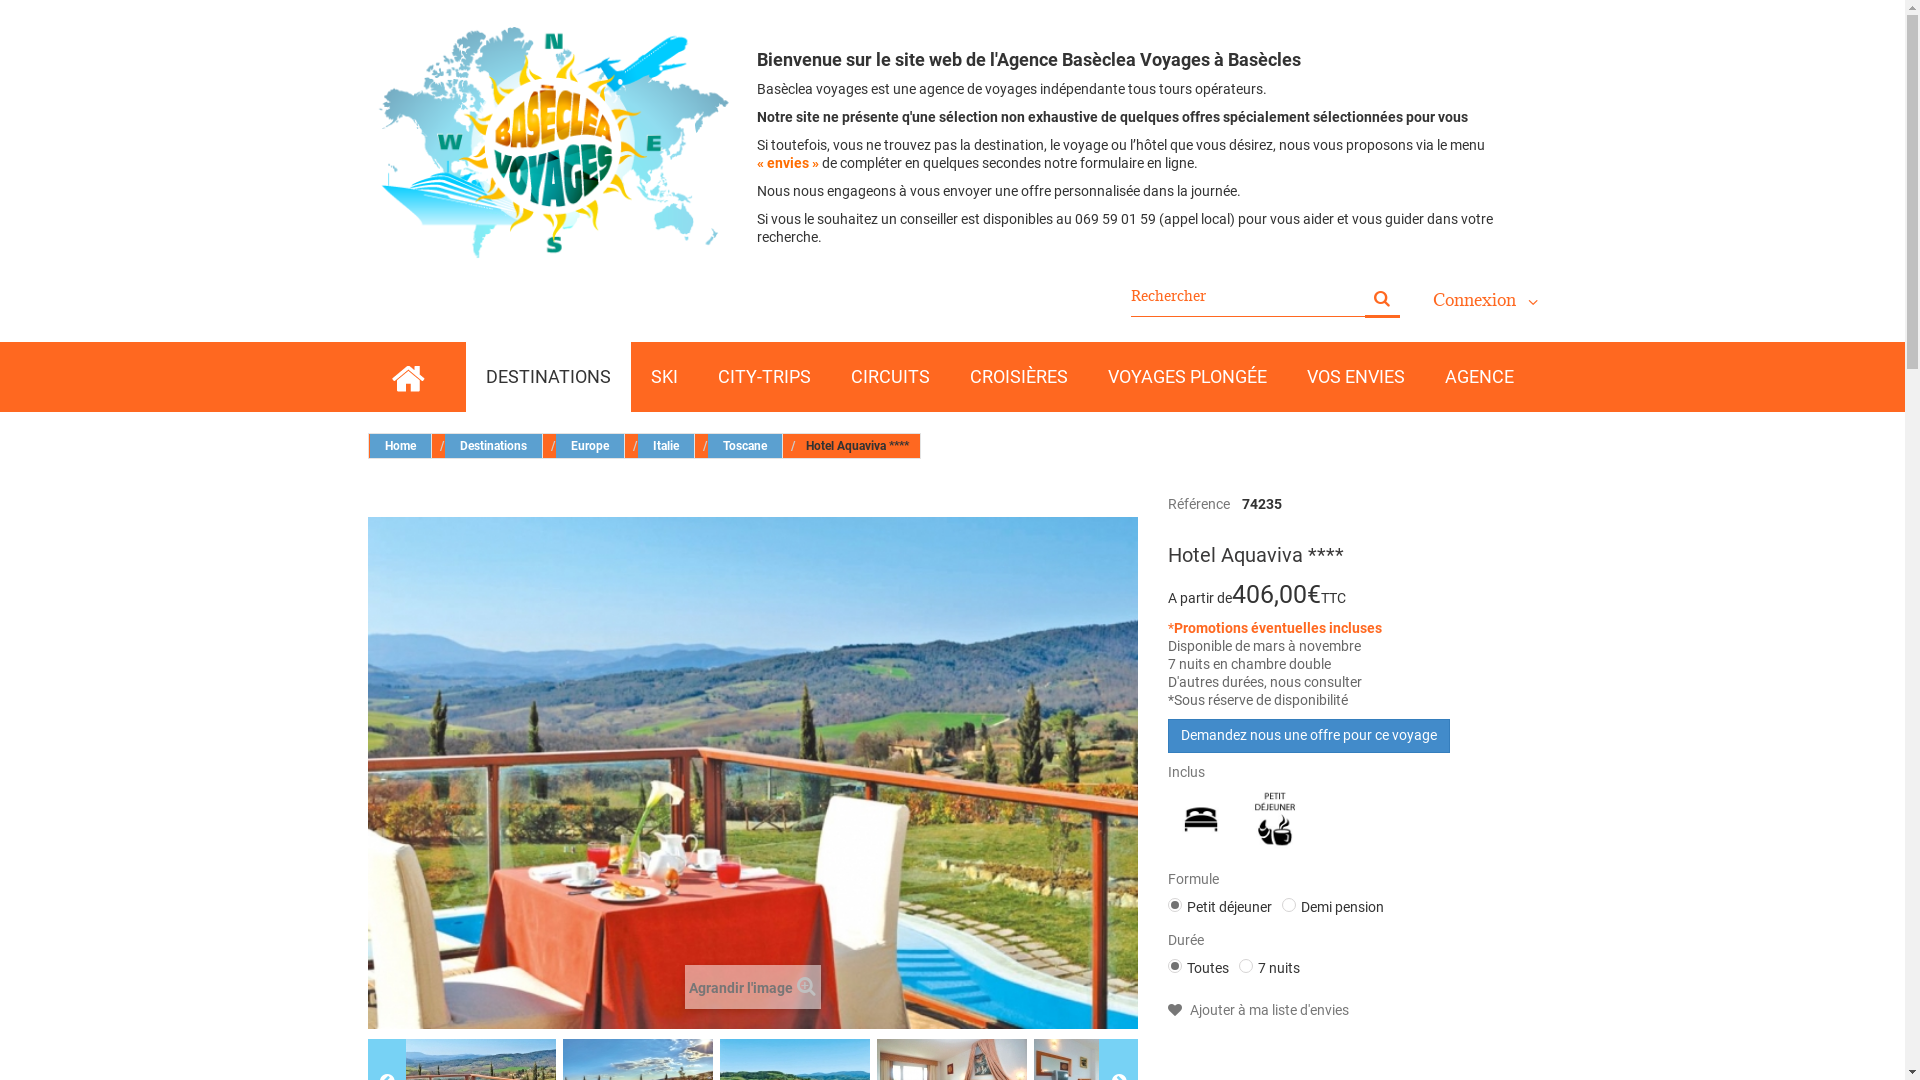  Describe the element at coordinates (1354, 377) in the screenshot. I see `'VOS ENVIES'` at that location.